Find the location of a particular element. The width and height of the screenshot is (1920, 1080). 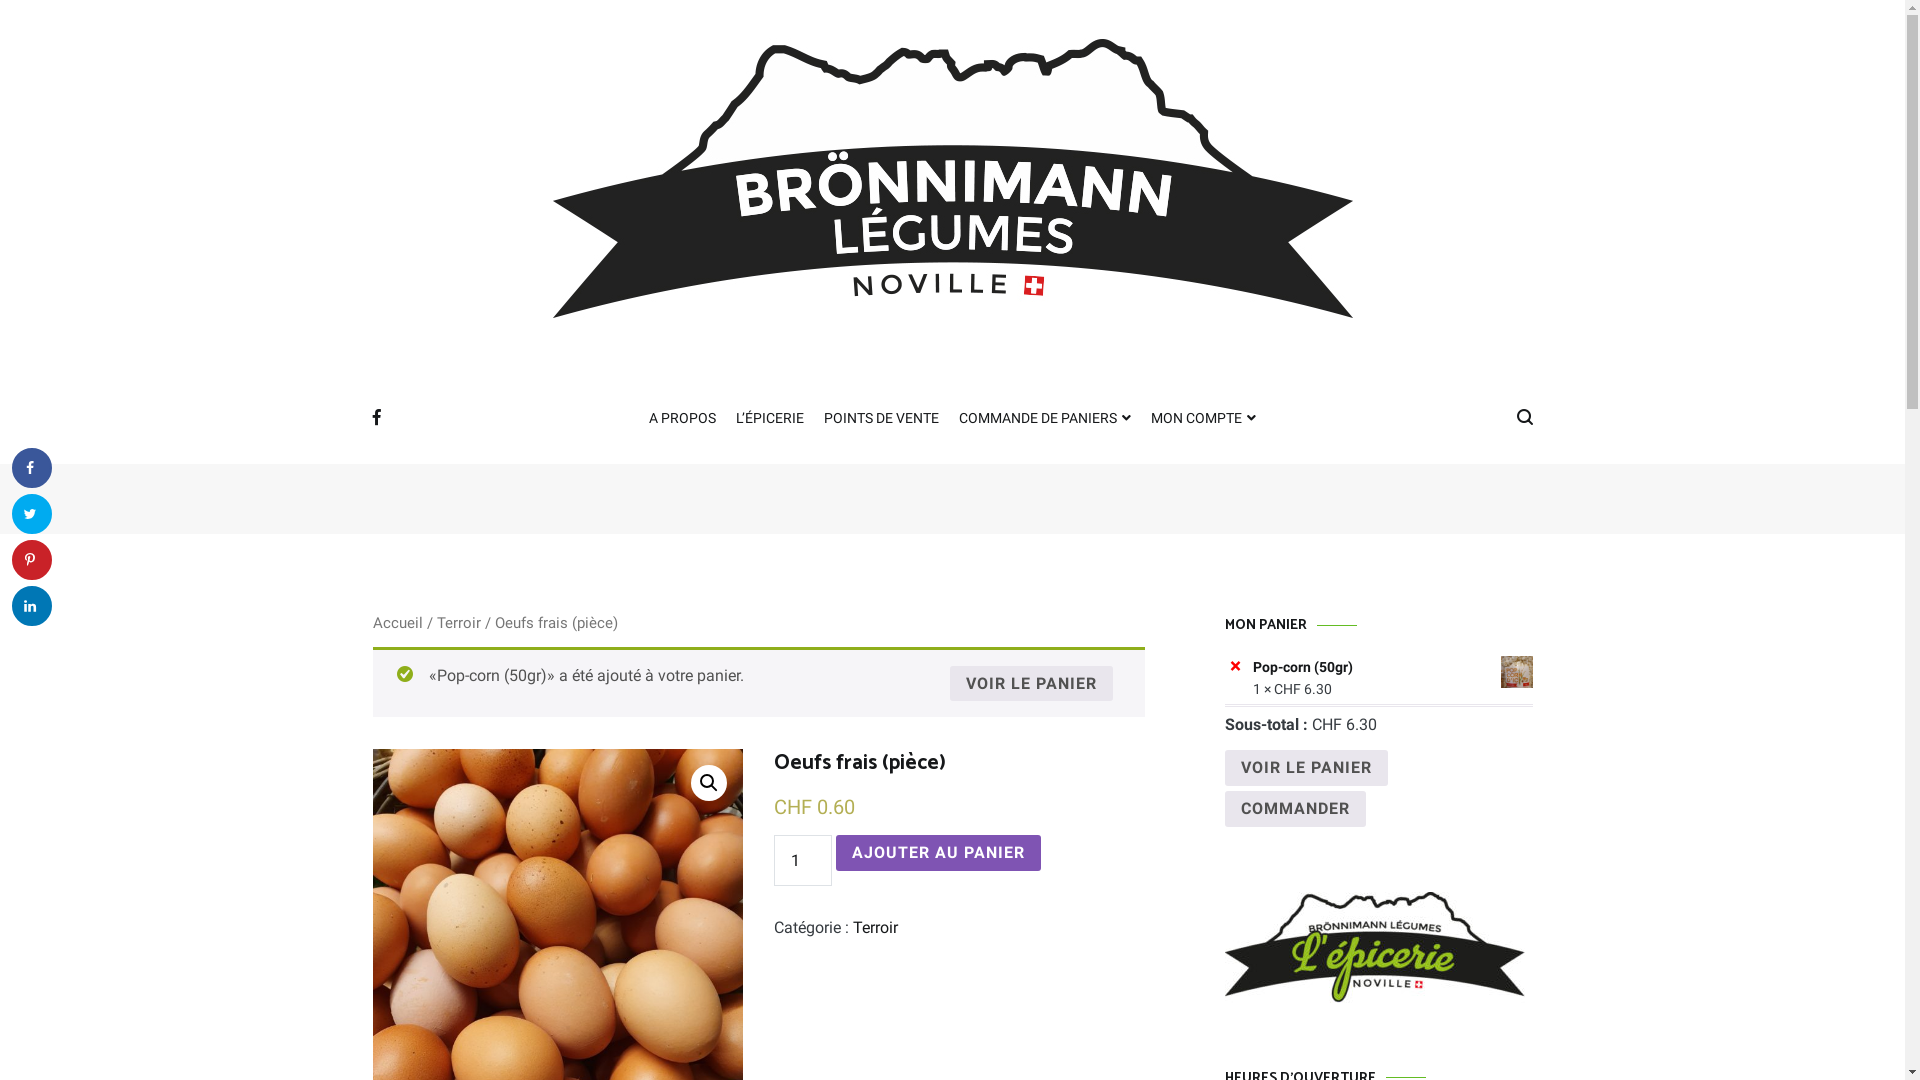

'COMMANDER' is located at coordinates (1294, 808).